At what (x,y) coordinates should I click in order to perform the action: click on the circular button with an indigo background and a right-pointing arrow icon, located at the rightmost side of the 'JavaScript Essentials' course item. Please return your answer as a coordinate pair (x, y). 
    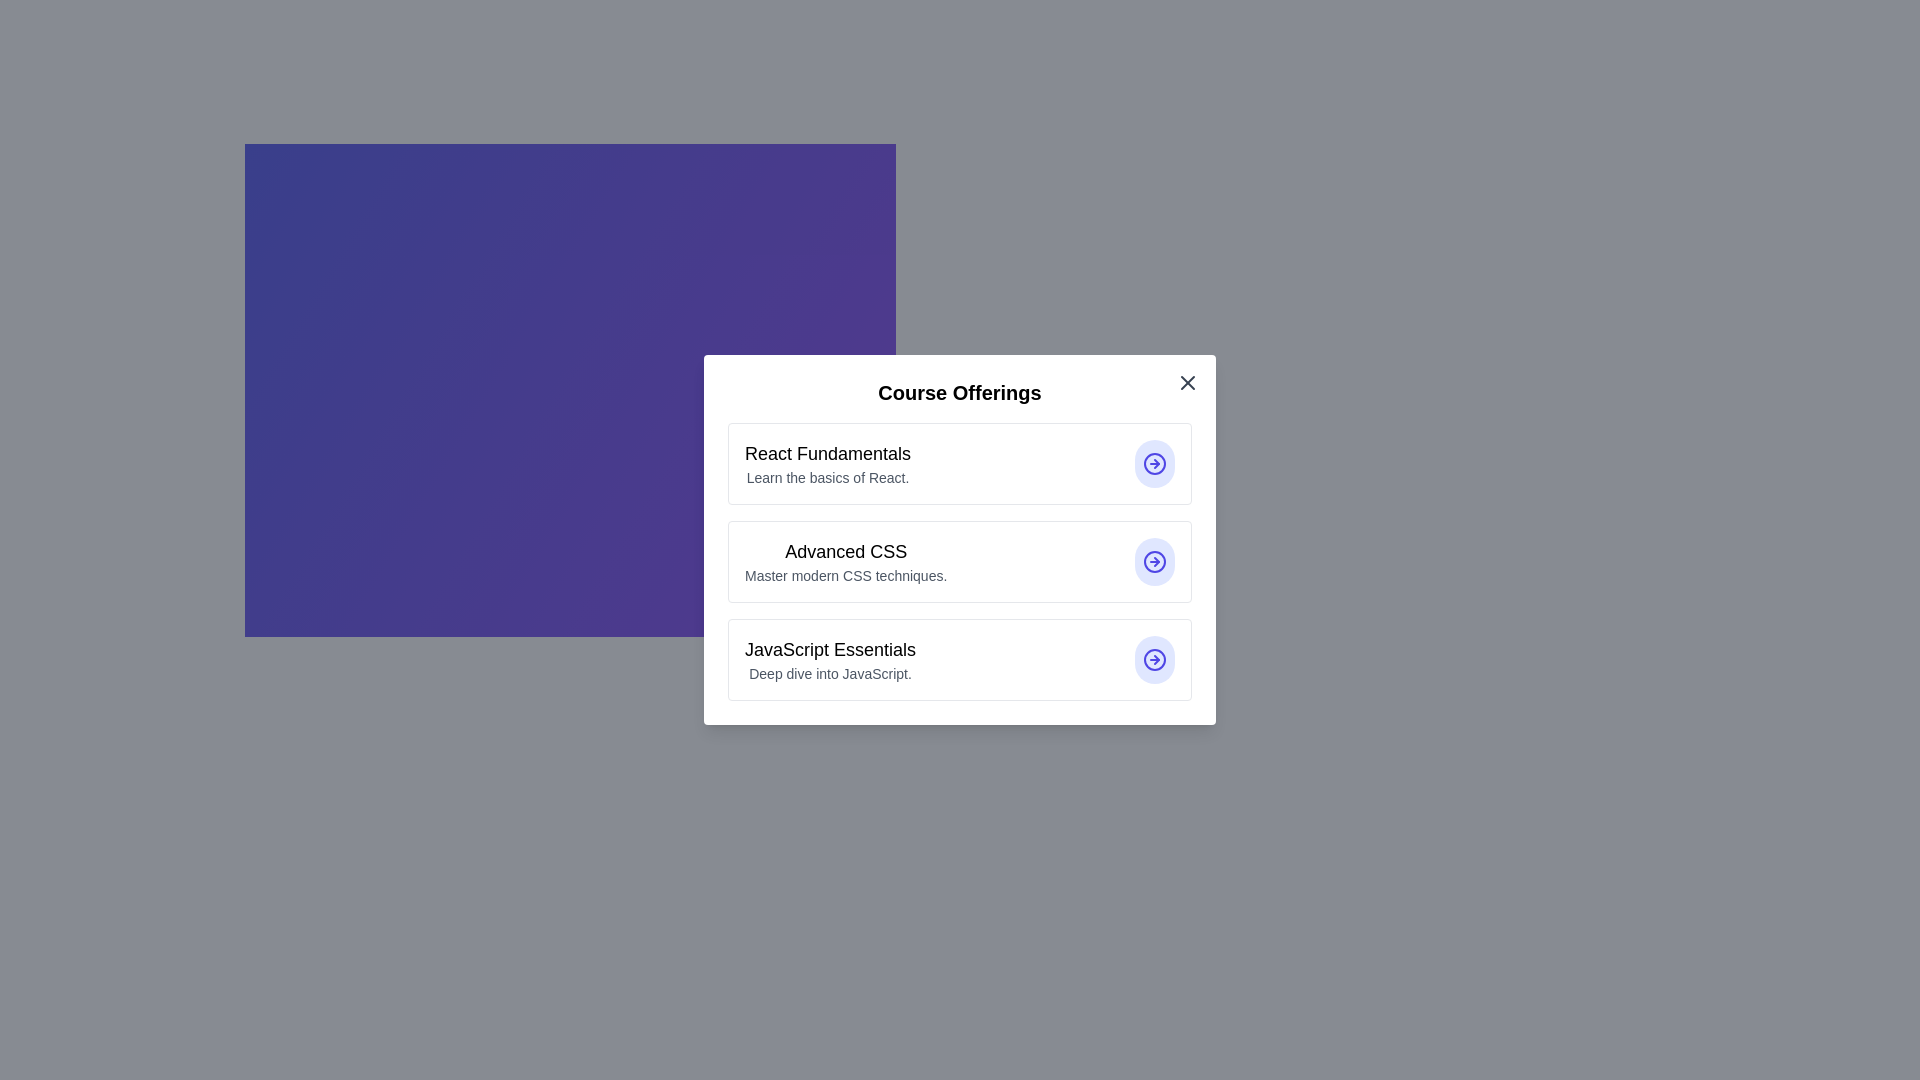
    Looking at the image, I should click on (1155, 659).